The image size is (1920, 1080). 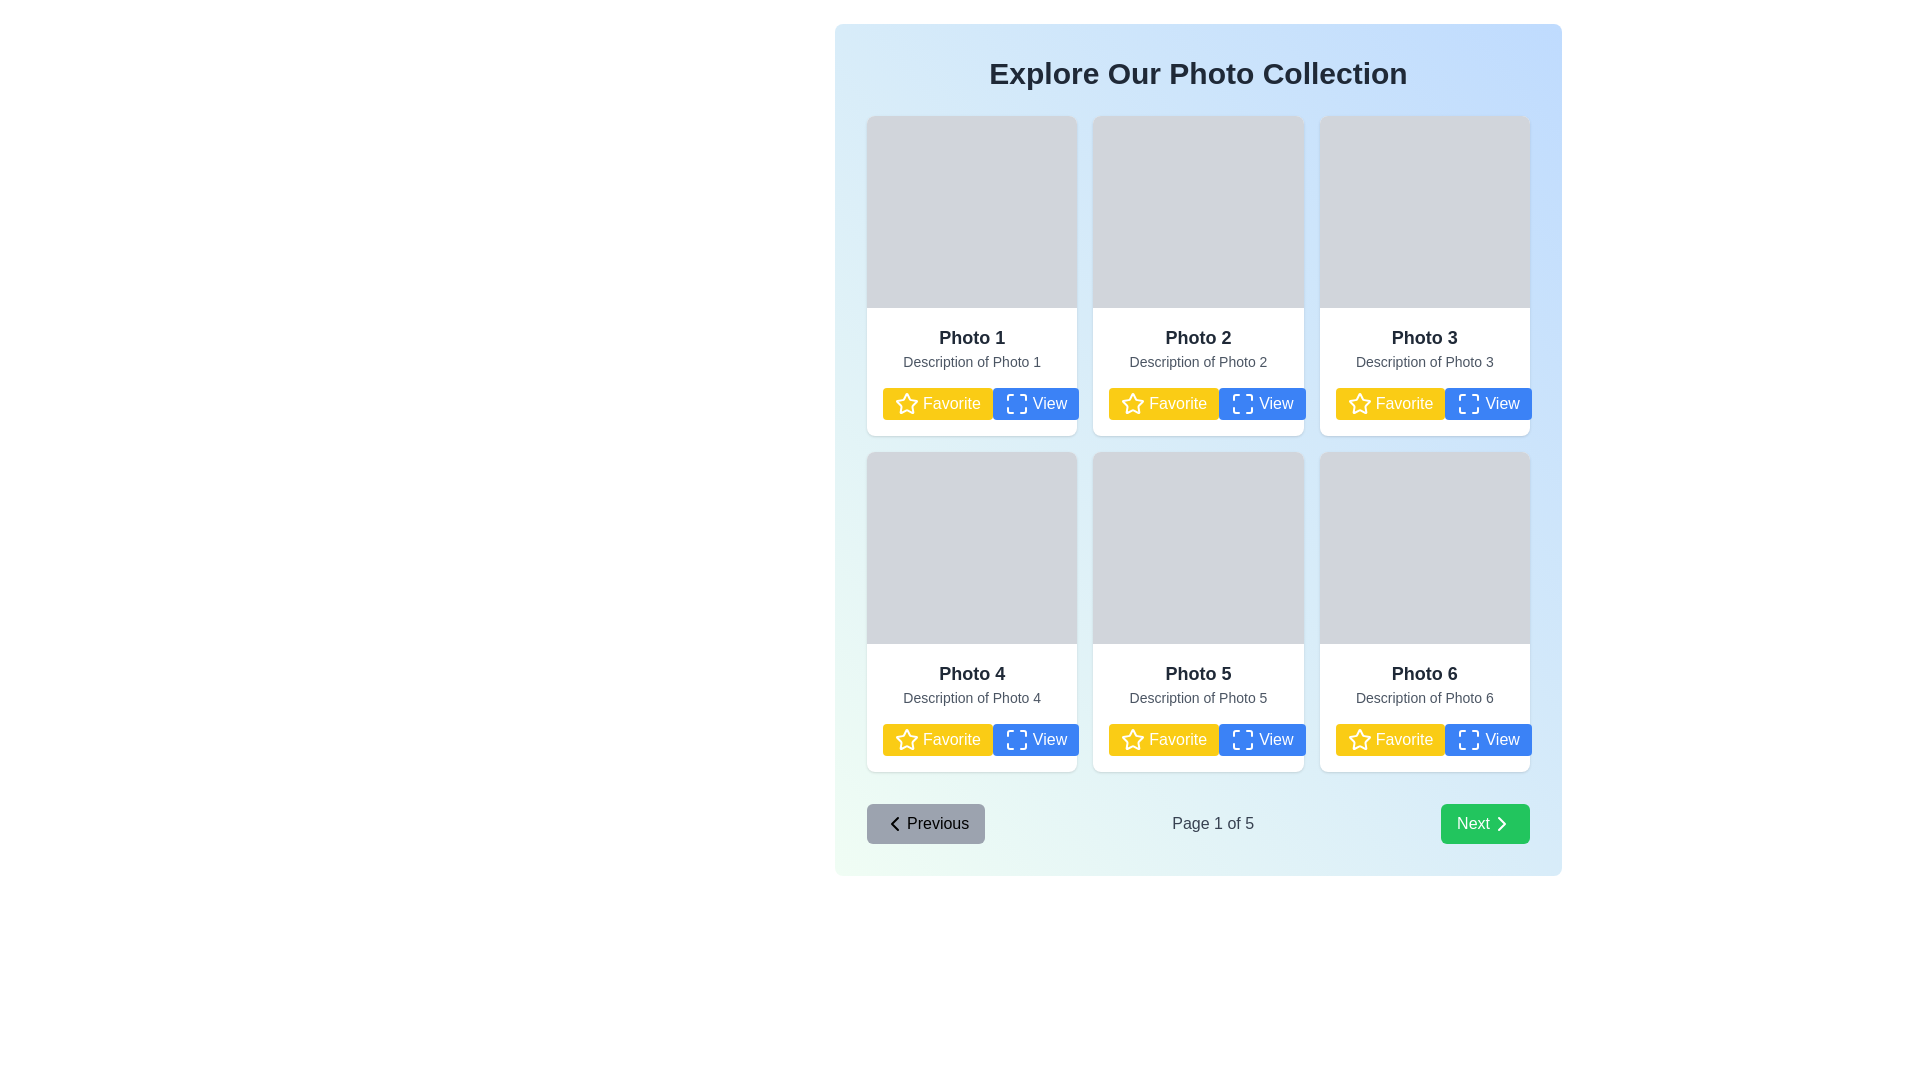 What do you see at coordinates (972, 674) in the screenshot?
I see `the bold text label displaying the title 'Photo 4' located in the lower part of the fourth card in the grid system` at bounding box center [972, 674].